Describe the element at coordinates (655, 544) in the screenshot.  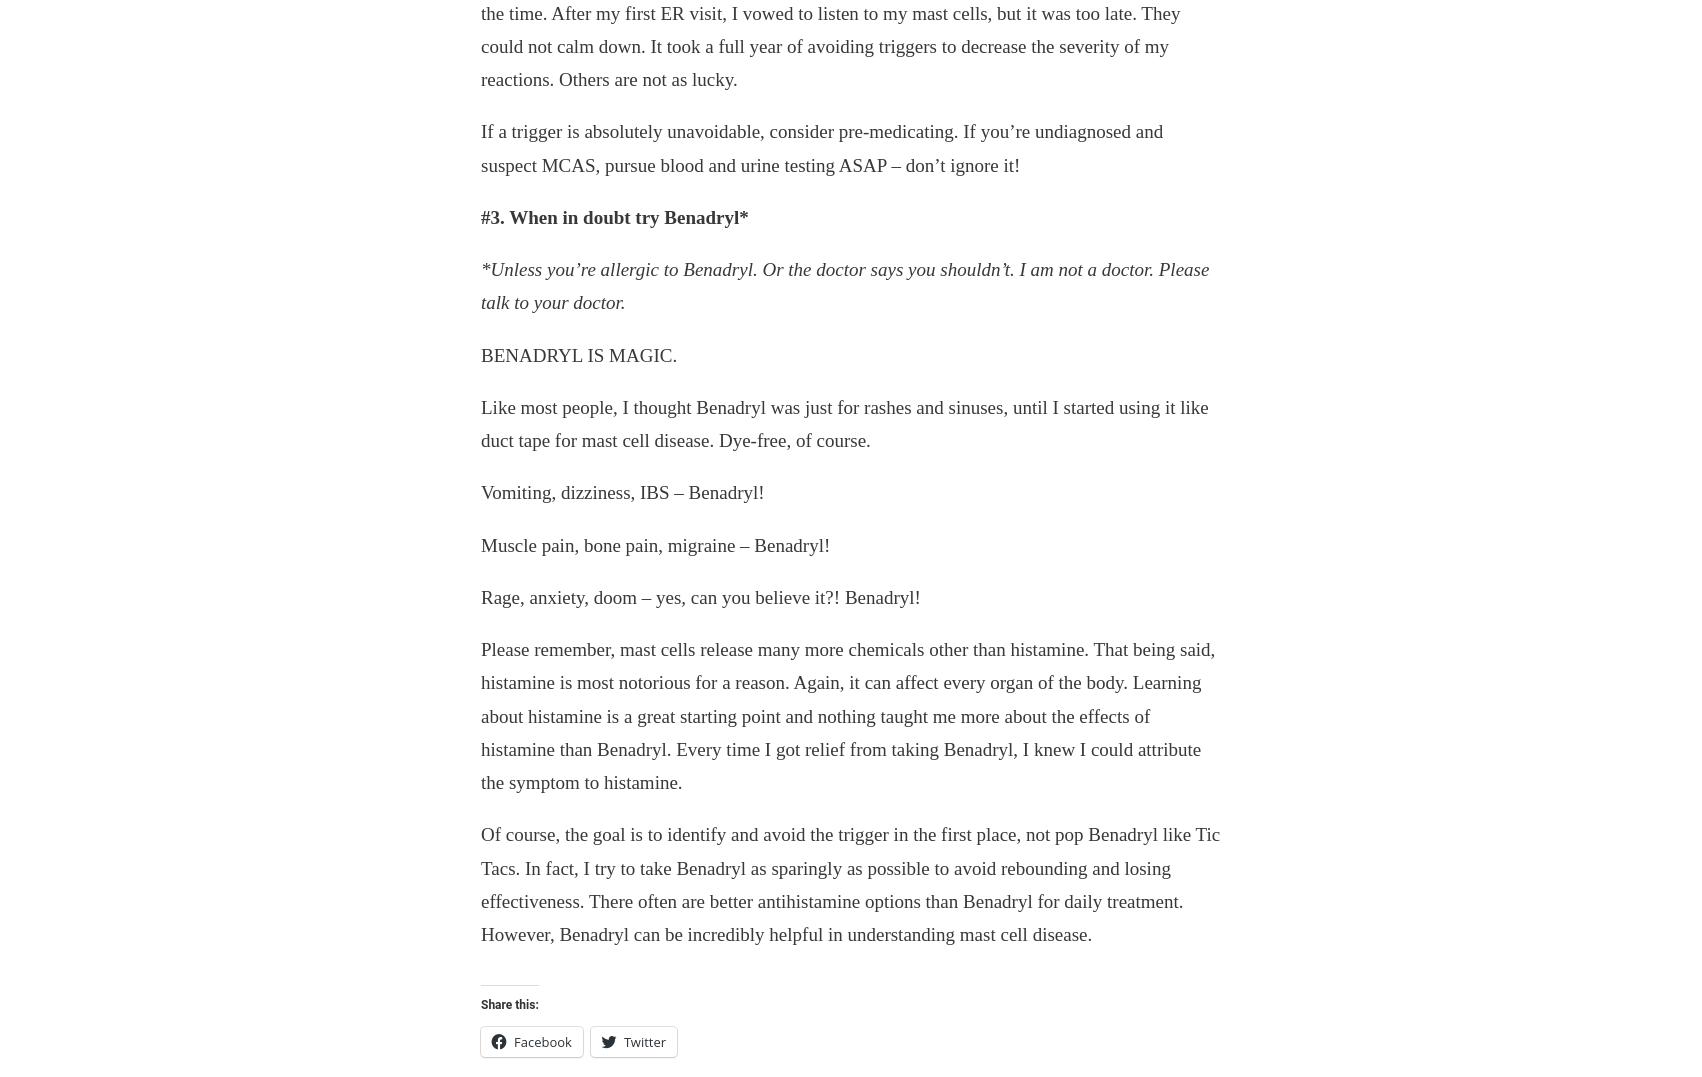
I see `'Muscle pain, bone pain, migraine – Benadryl!'` at that location.